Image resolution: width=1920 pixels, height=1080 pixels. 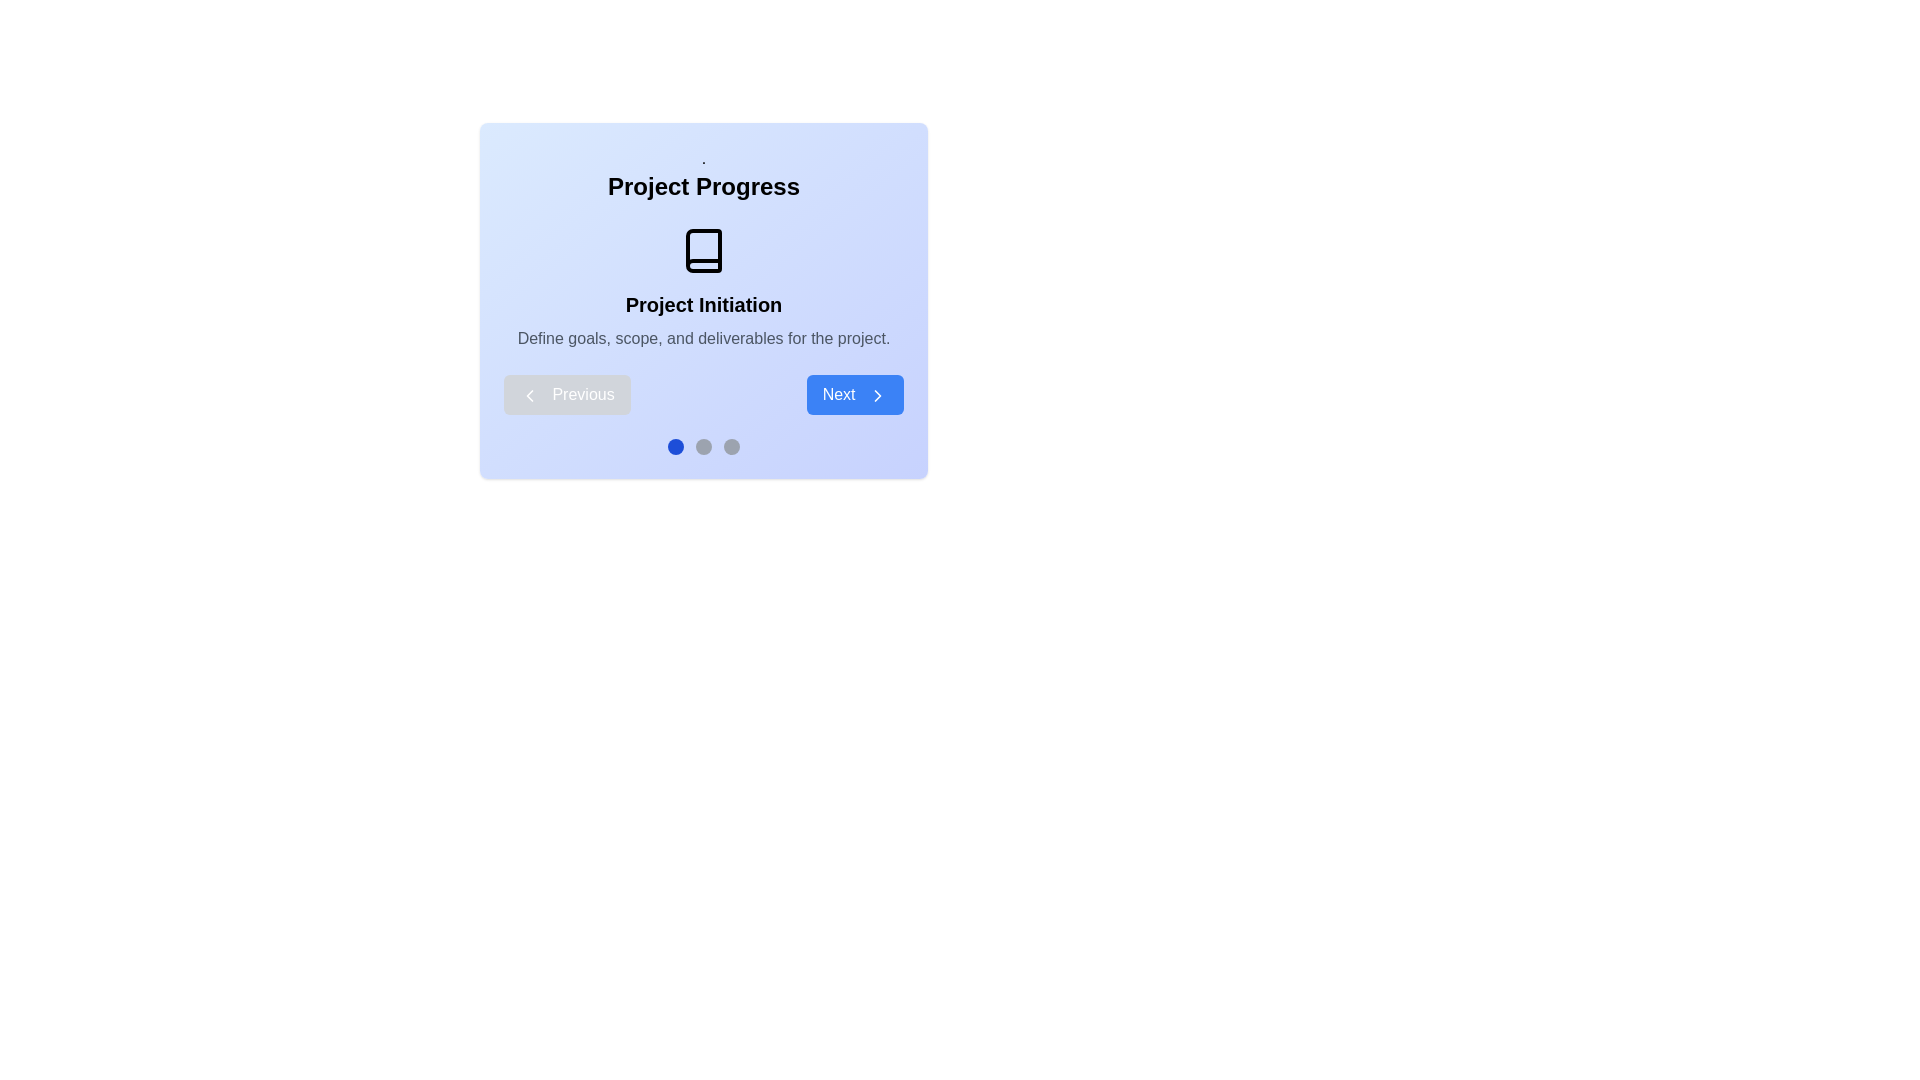 I want to click on the graphical book icon located centrally under the title 'Project Progress', which features a clean, minimal design and is aligned with pagination indicators, so click(x=704, y=249).